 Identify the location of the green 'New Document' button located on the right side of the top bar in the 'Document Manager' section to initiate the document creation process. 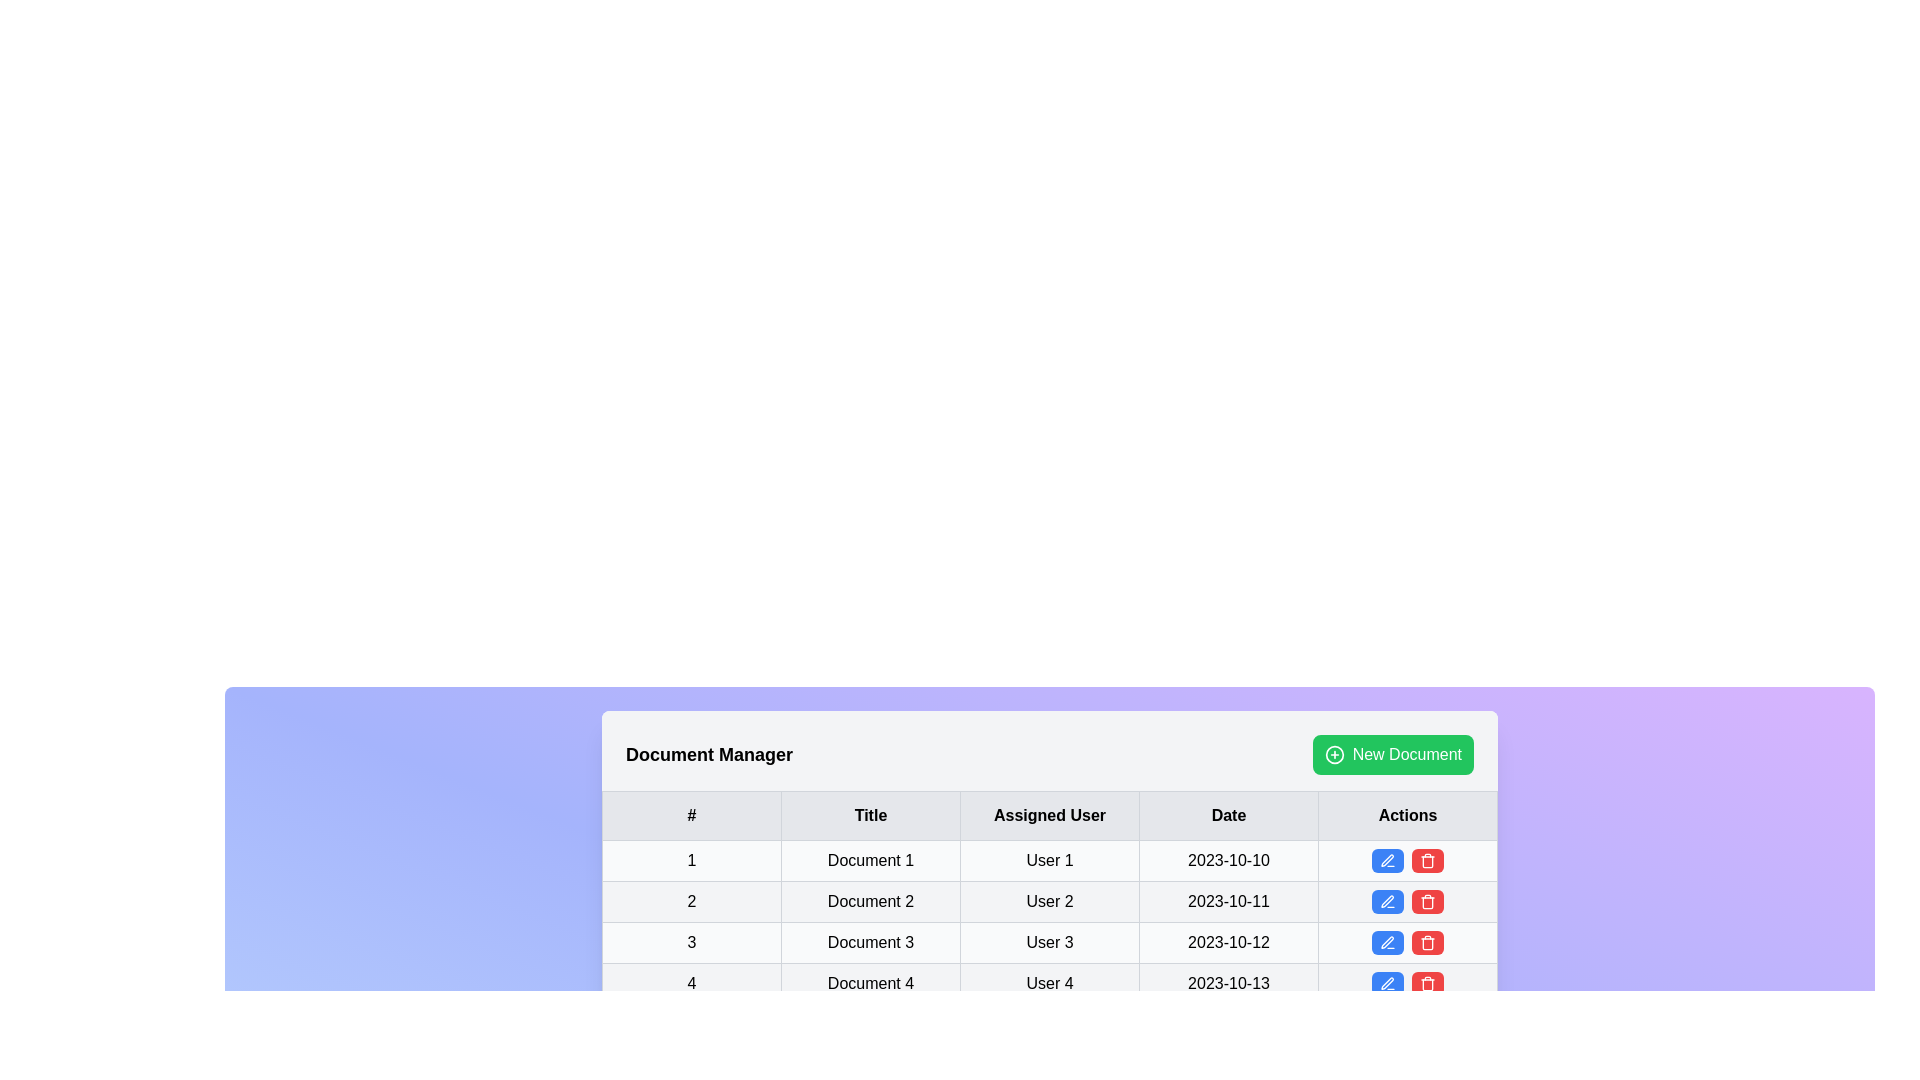
(1392, 755).